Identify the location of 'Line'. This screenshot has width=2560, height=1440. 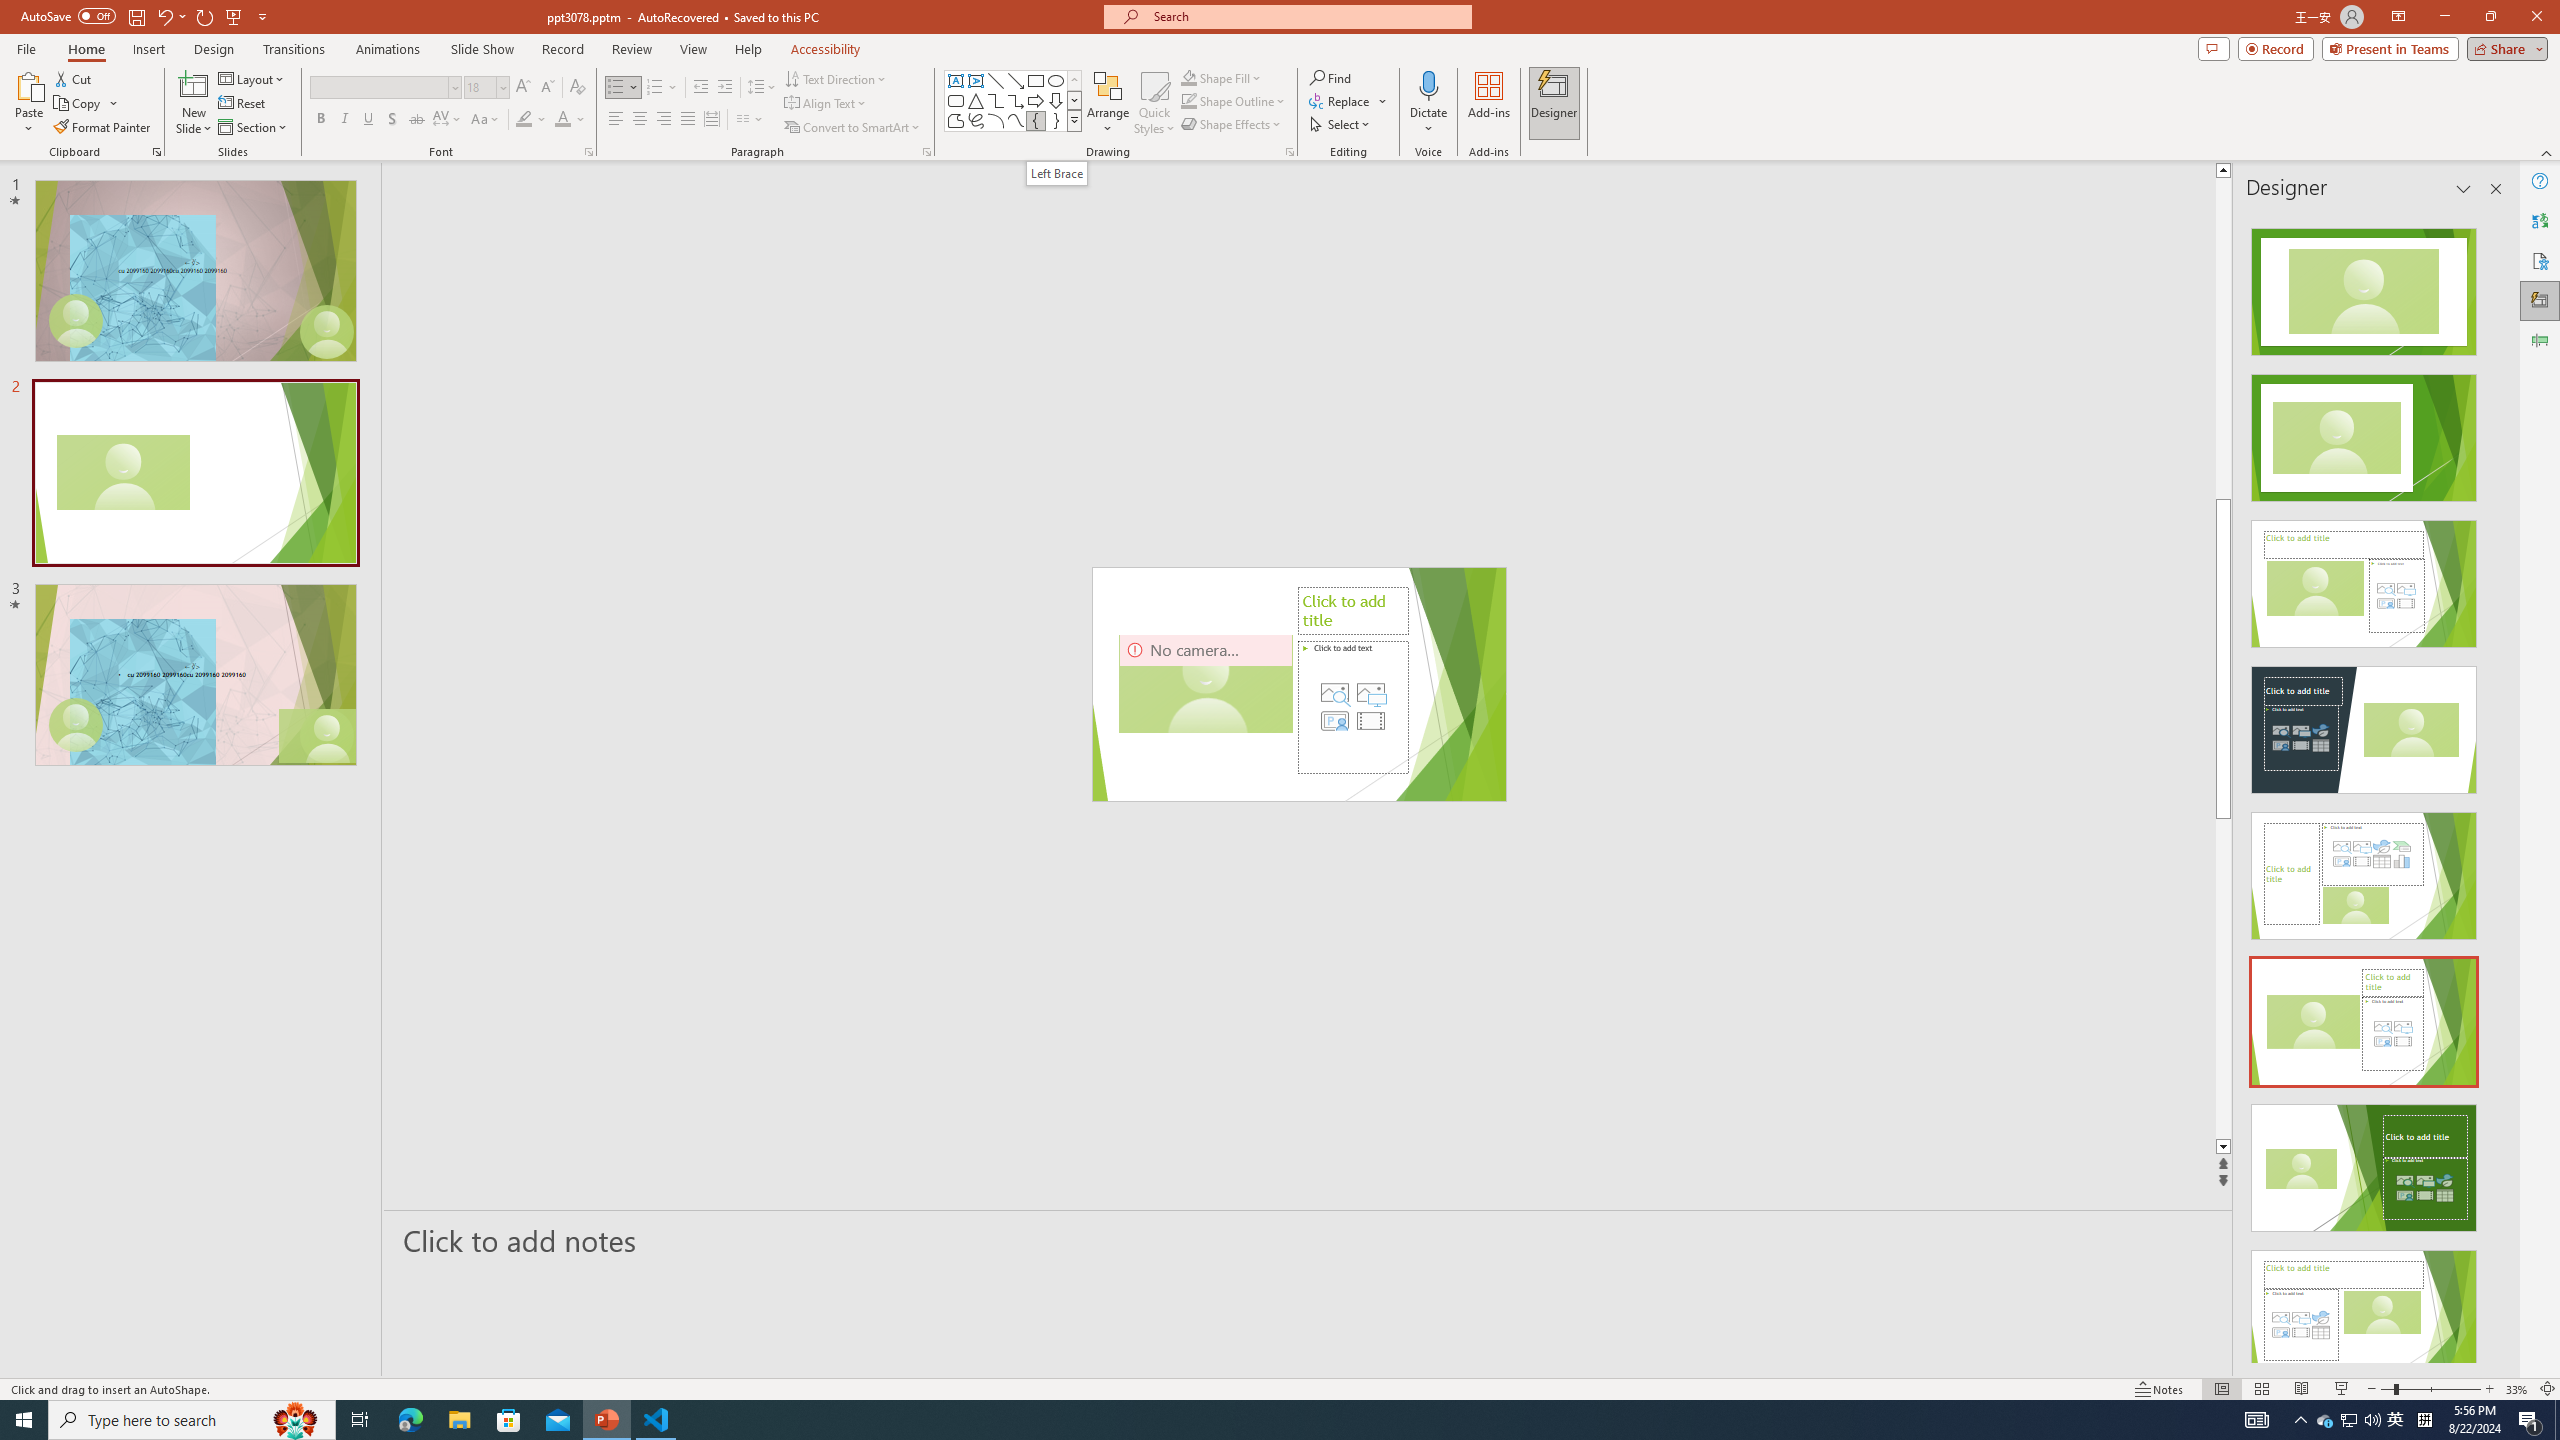
(994, 80).